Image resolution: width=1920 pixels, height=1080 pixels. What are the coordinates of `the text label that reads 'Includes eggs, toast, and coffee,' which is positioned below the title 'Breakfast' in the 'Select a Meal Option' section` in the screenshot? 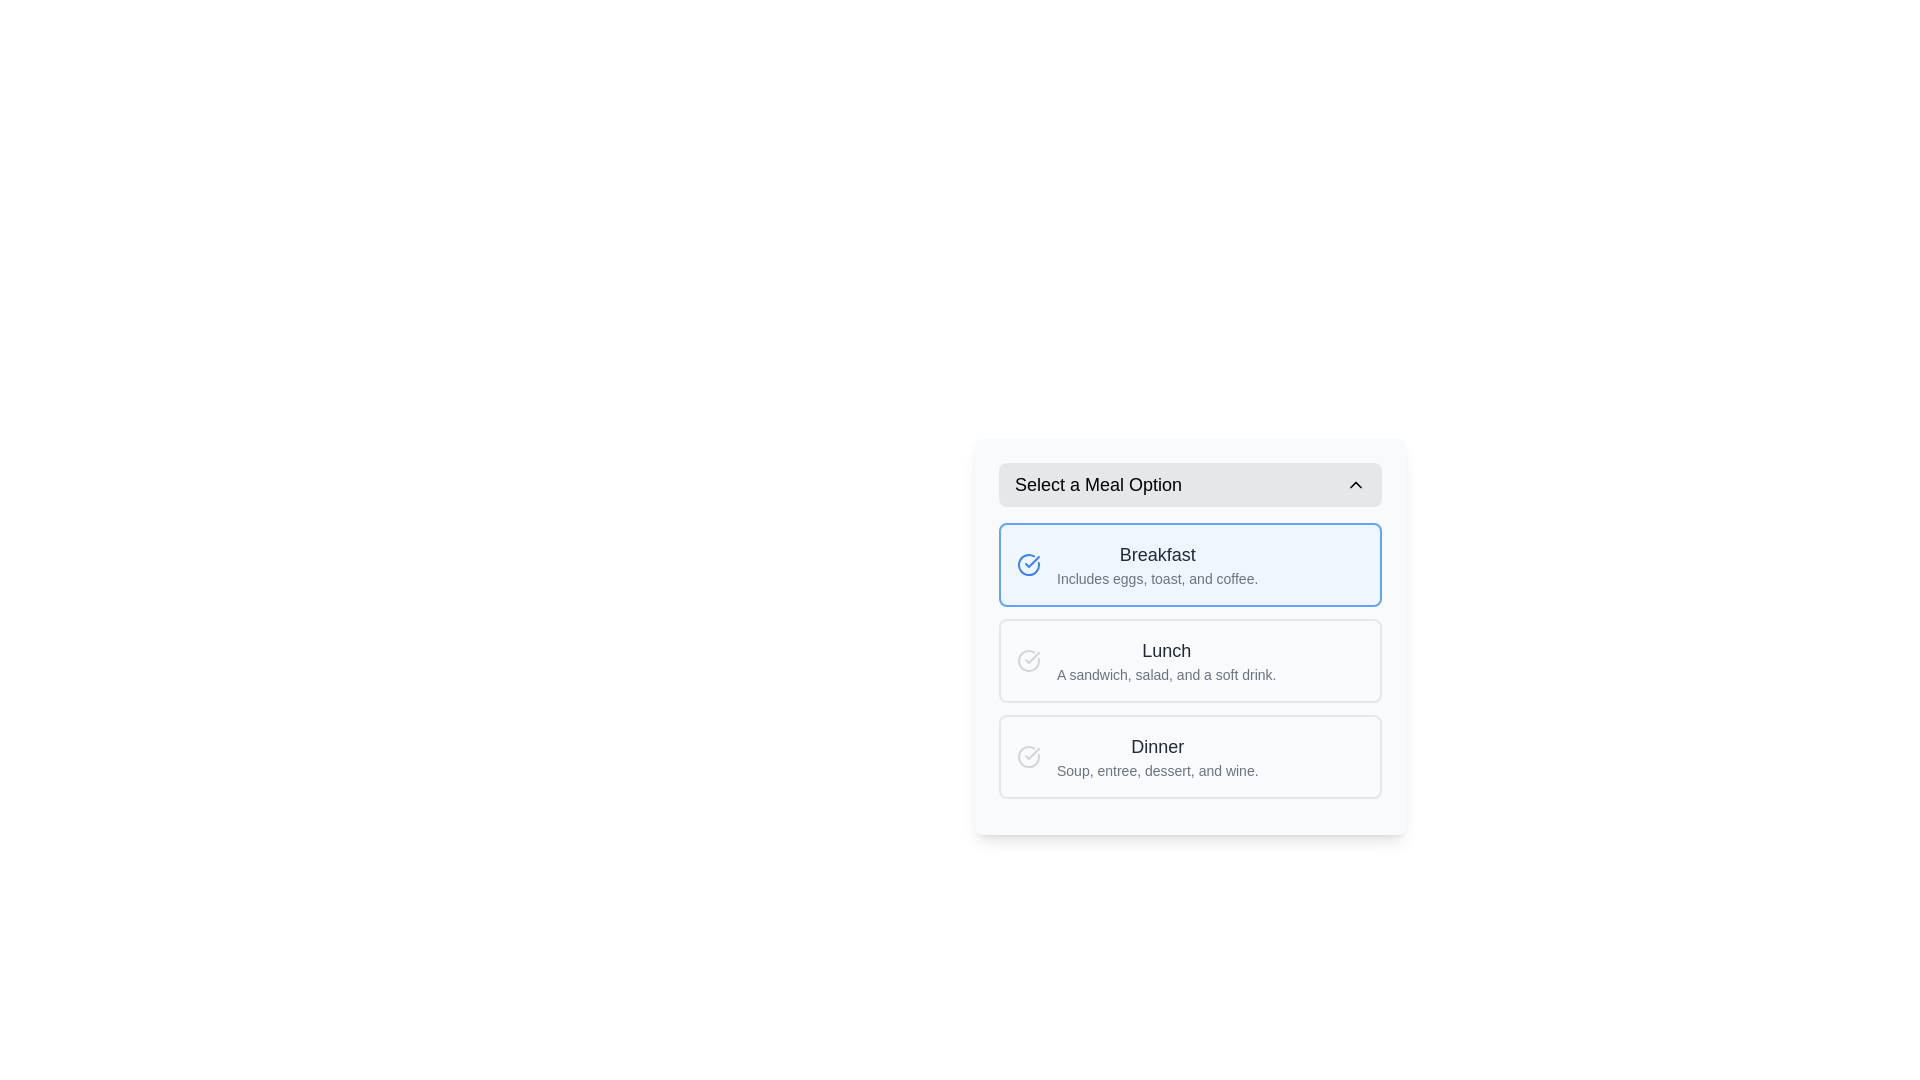 It's located at (1157, 578).